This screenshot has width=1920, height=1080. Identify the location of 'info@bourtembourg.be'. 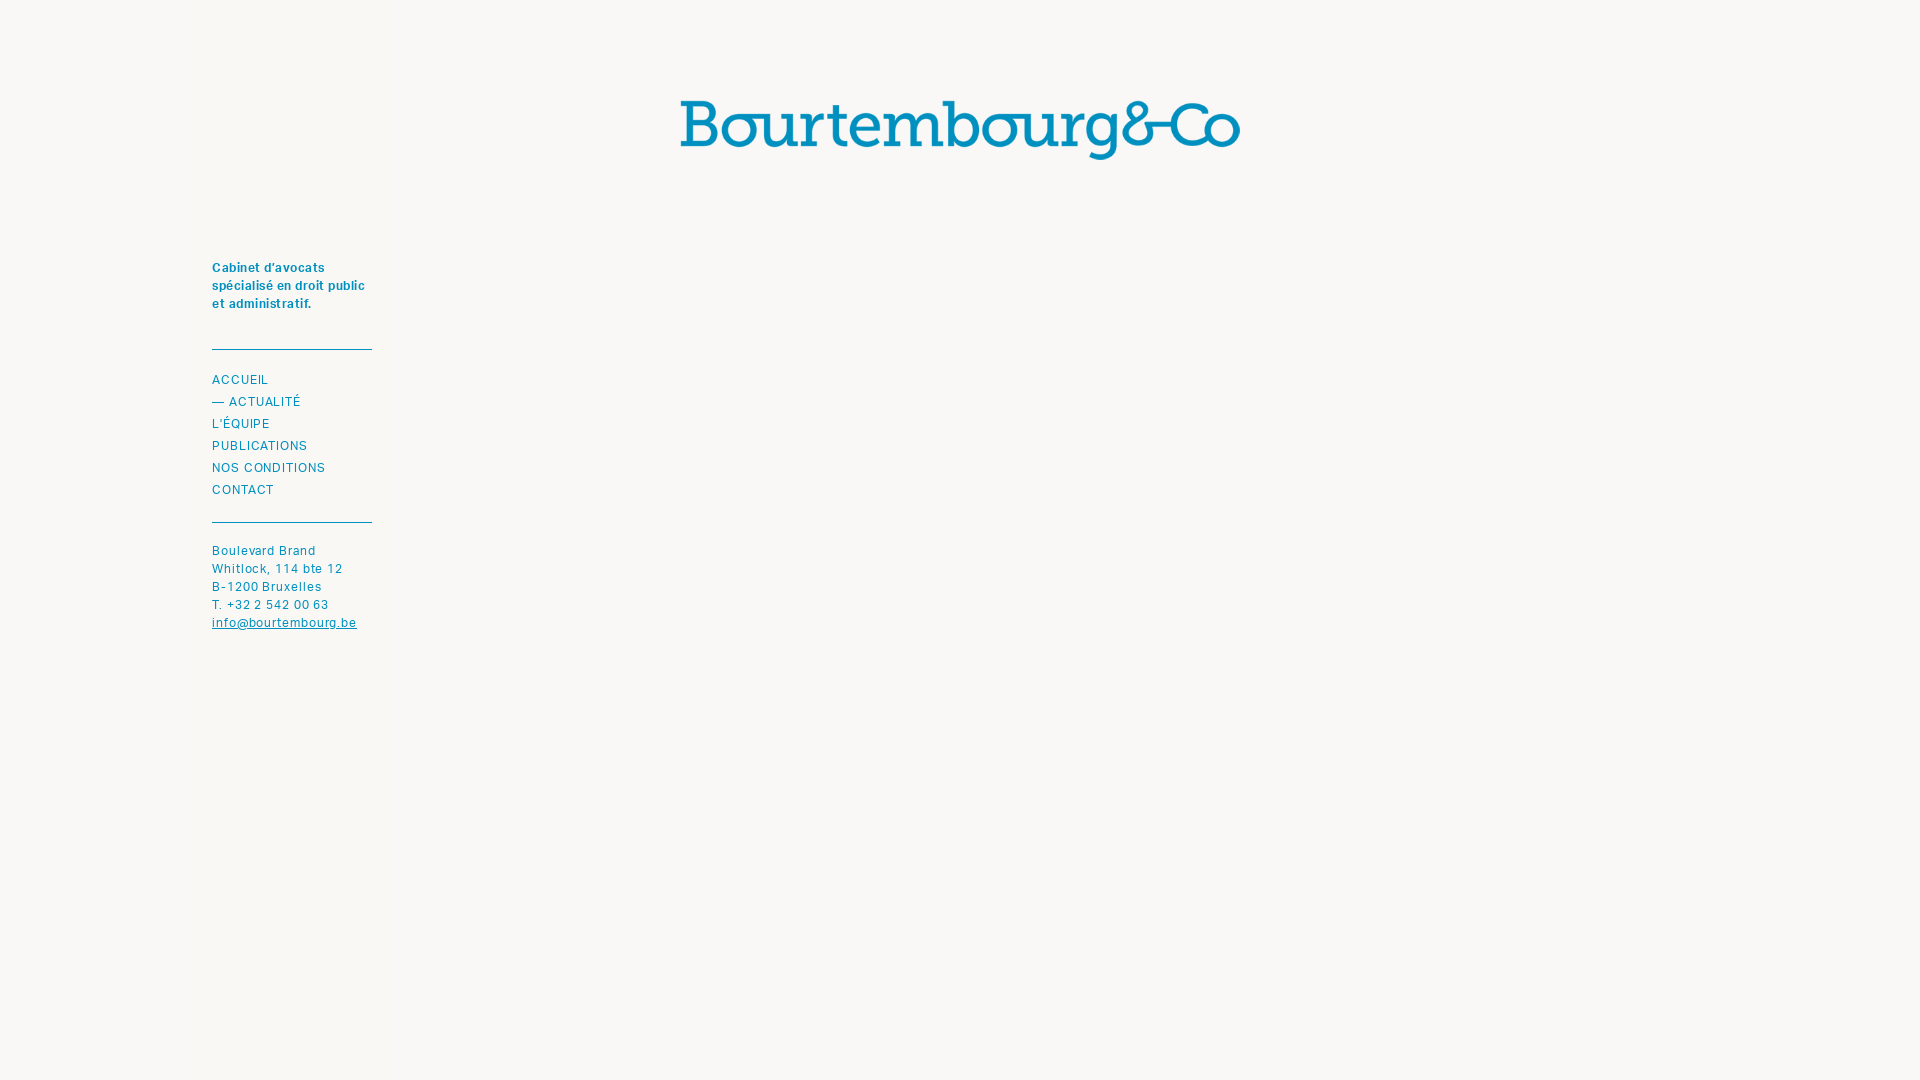
(211, 623).